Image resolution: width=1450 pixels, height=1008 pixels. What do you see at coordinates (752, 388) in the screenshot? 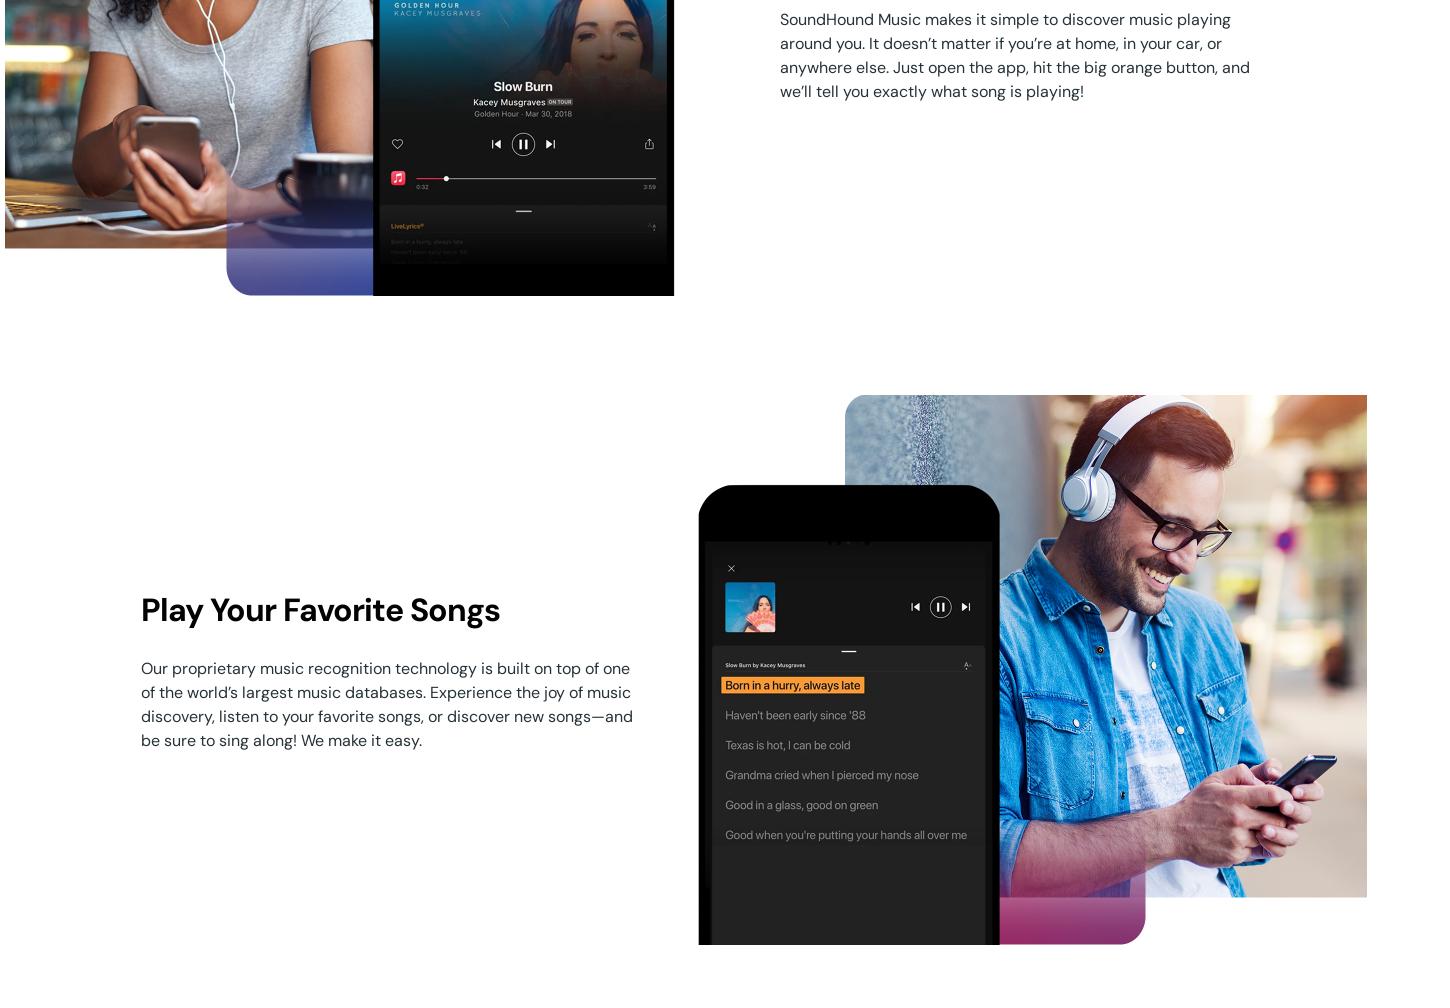
I see `'Solutions'` at bounding box center [752, 388].